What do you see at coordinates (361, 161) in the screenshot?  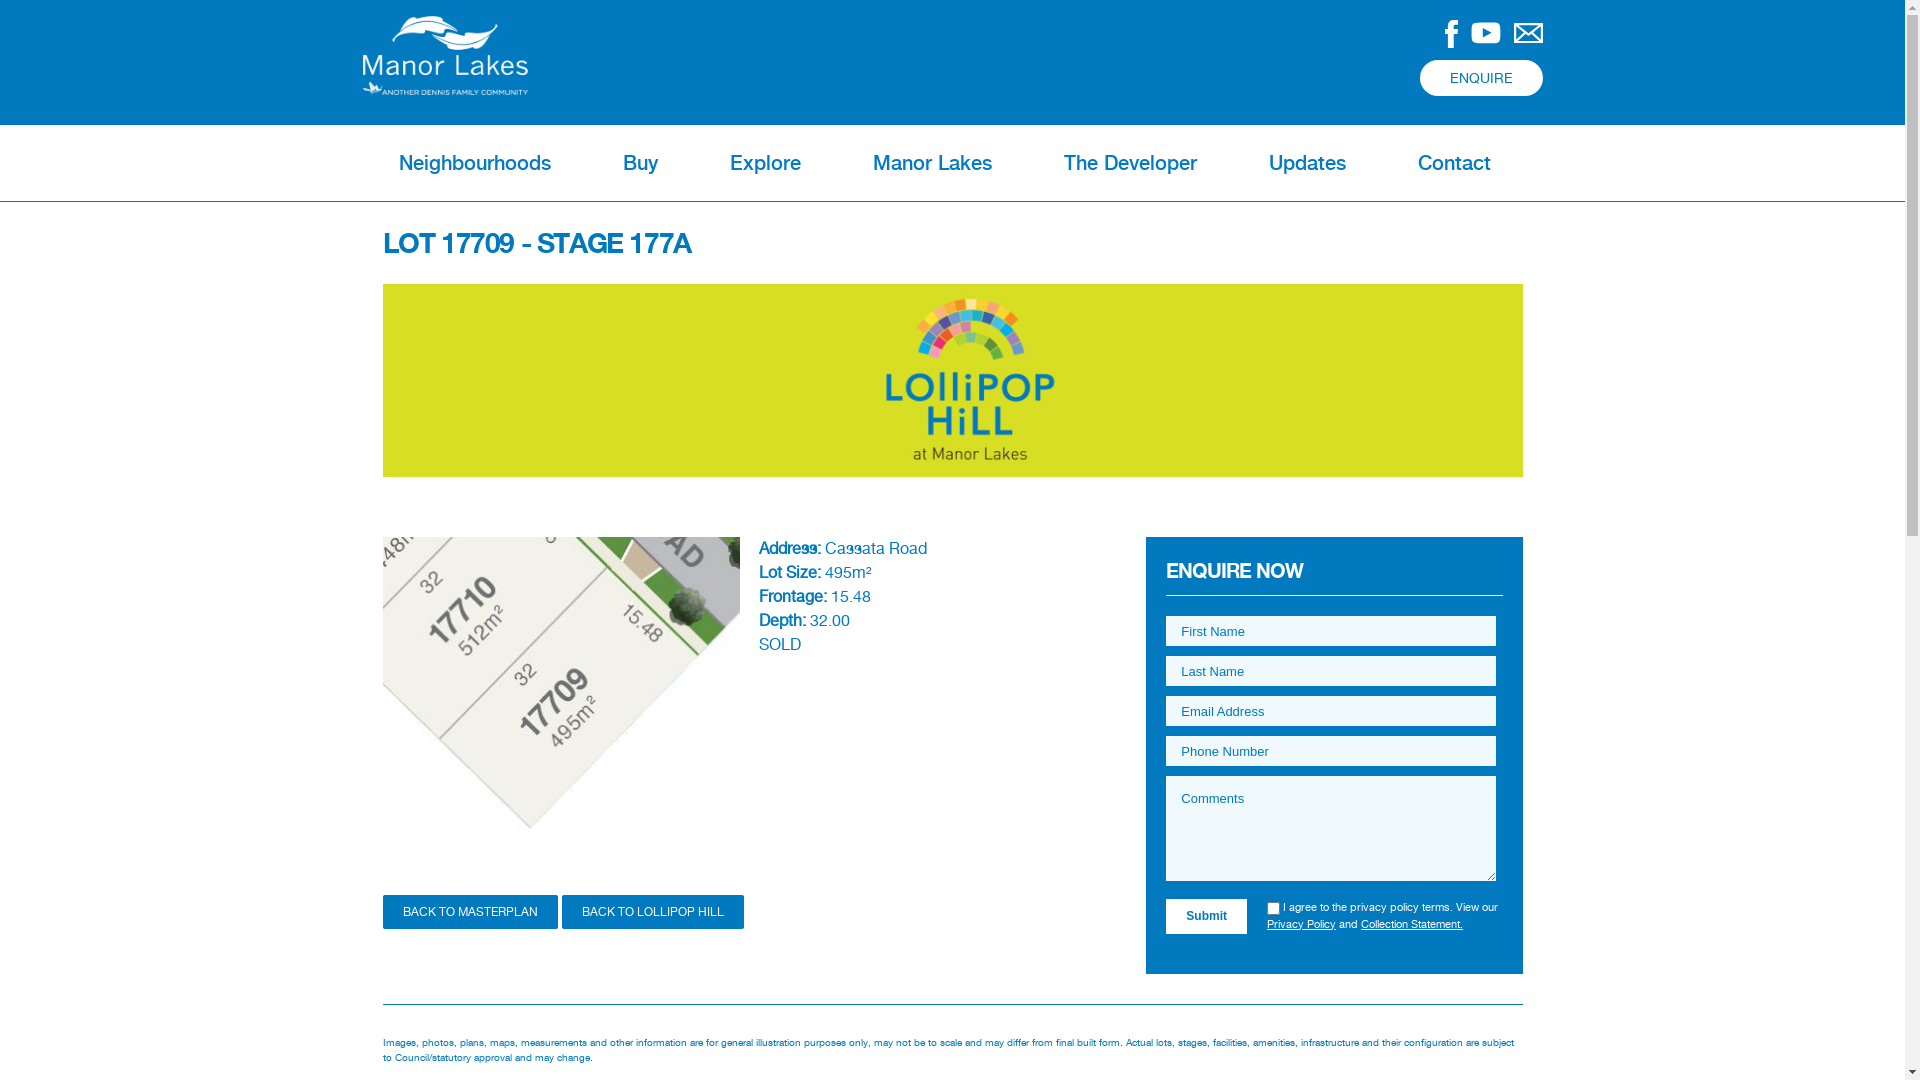 I see `'Neighbourhoods'` at bounding box center [361, 161].